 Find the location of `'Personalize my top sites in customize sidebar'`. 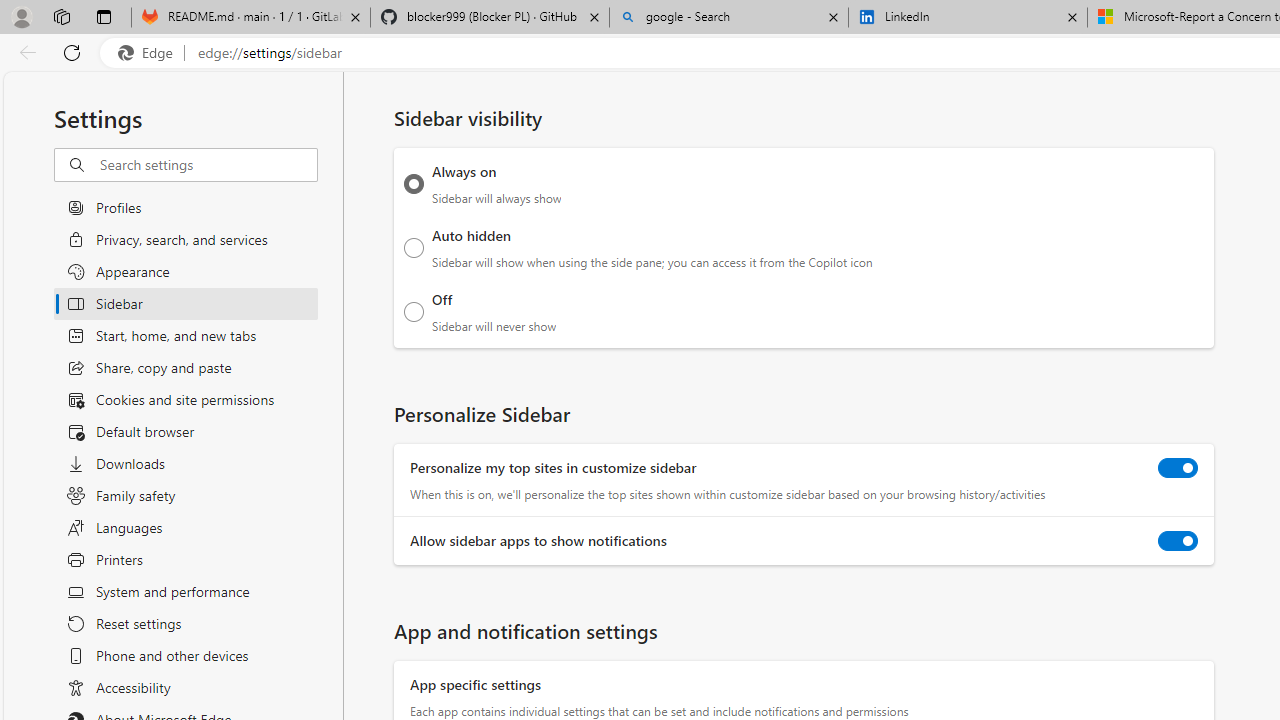

'Personalize my top sites in customize sidebar' is located at coordinates (1178, 468).